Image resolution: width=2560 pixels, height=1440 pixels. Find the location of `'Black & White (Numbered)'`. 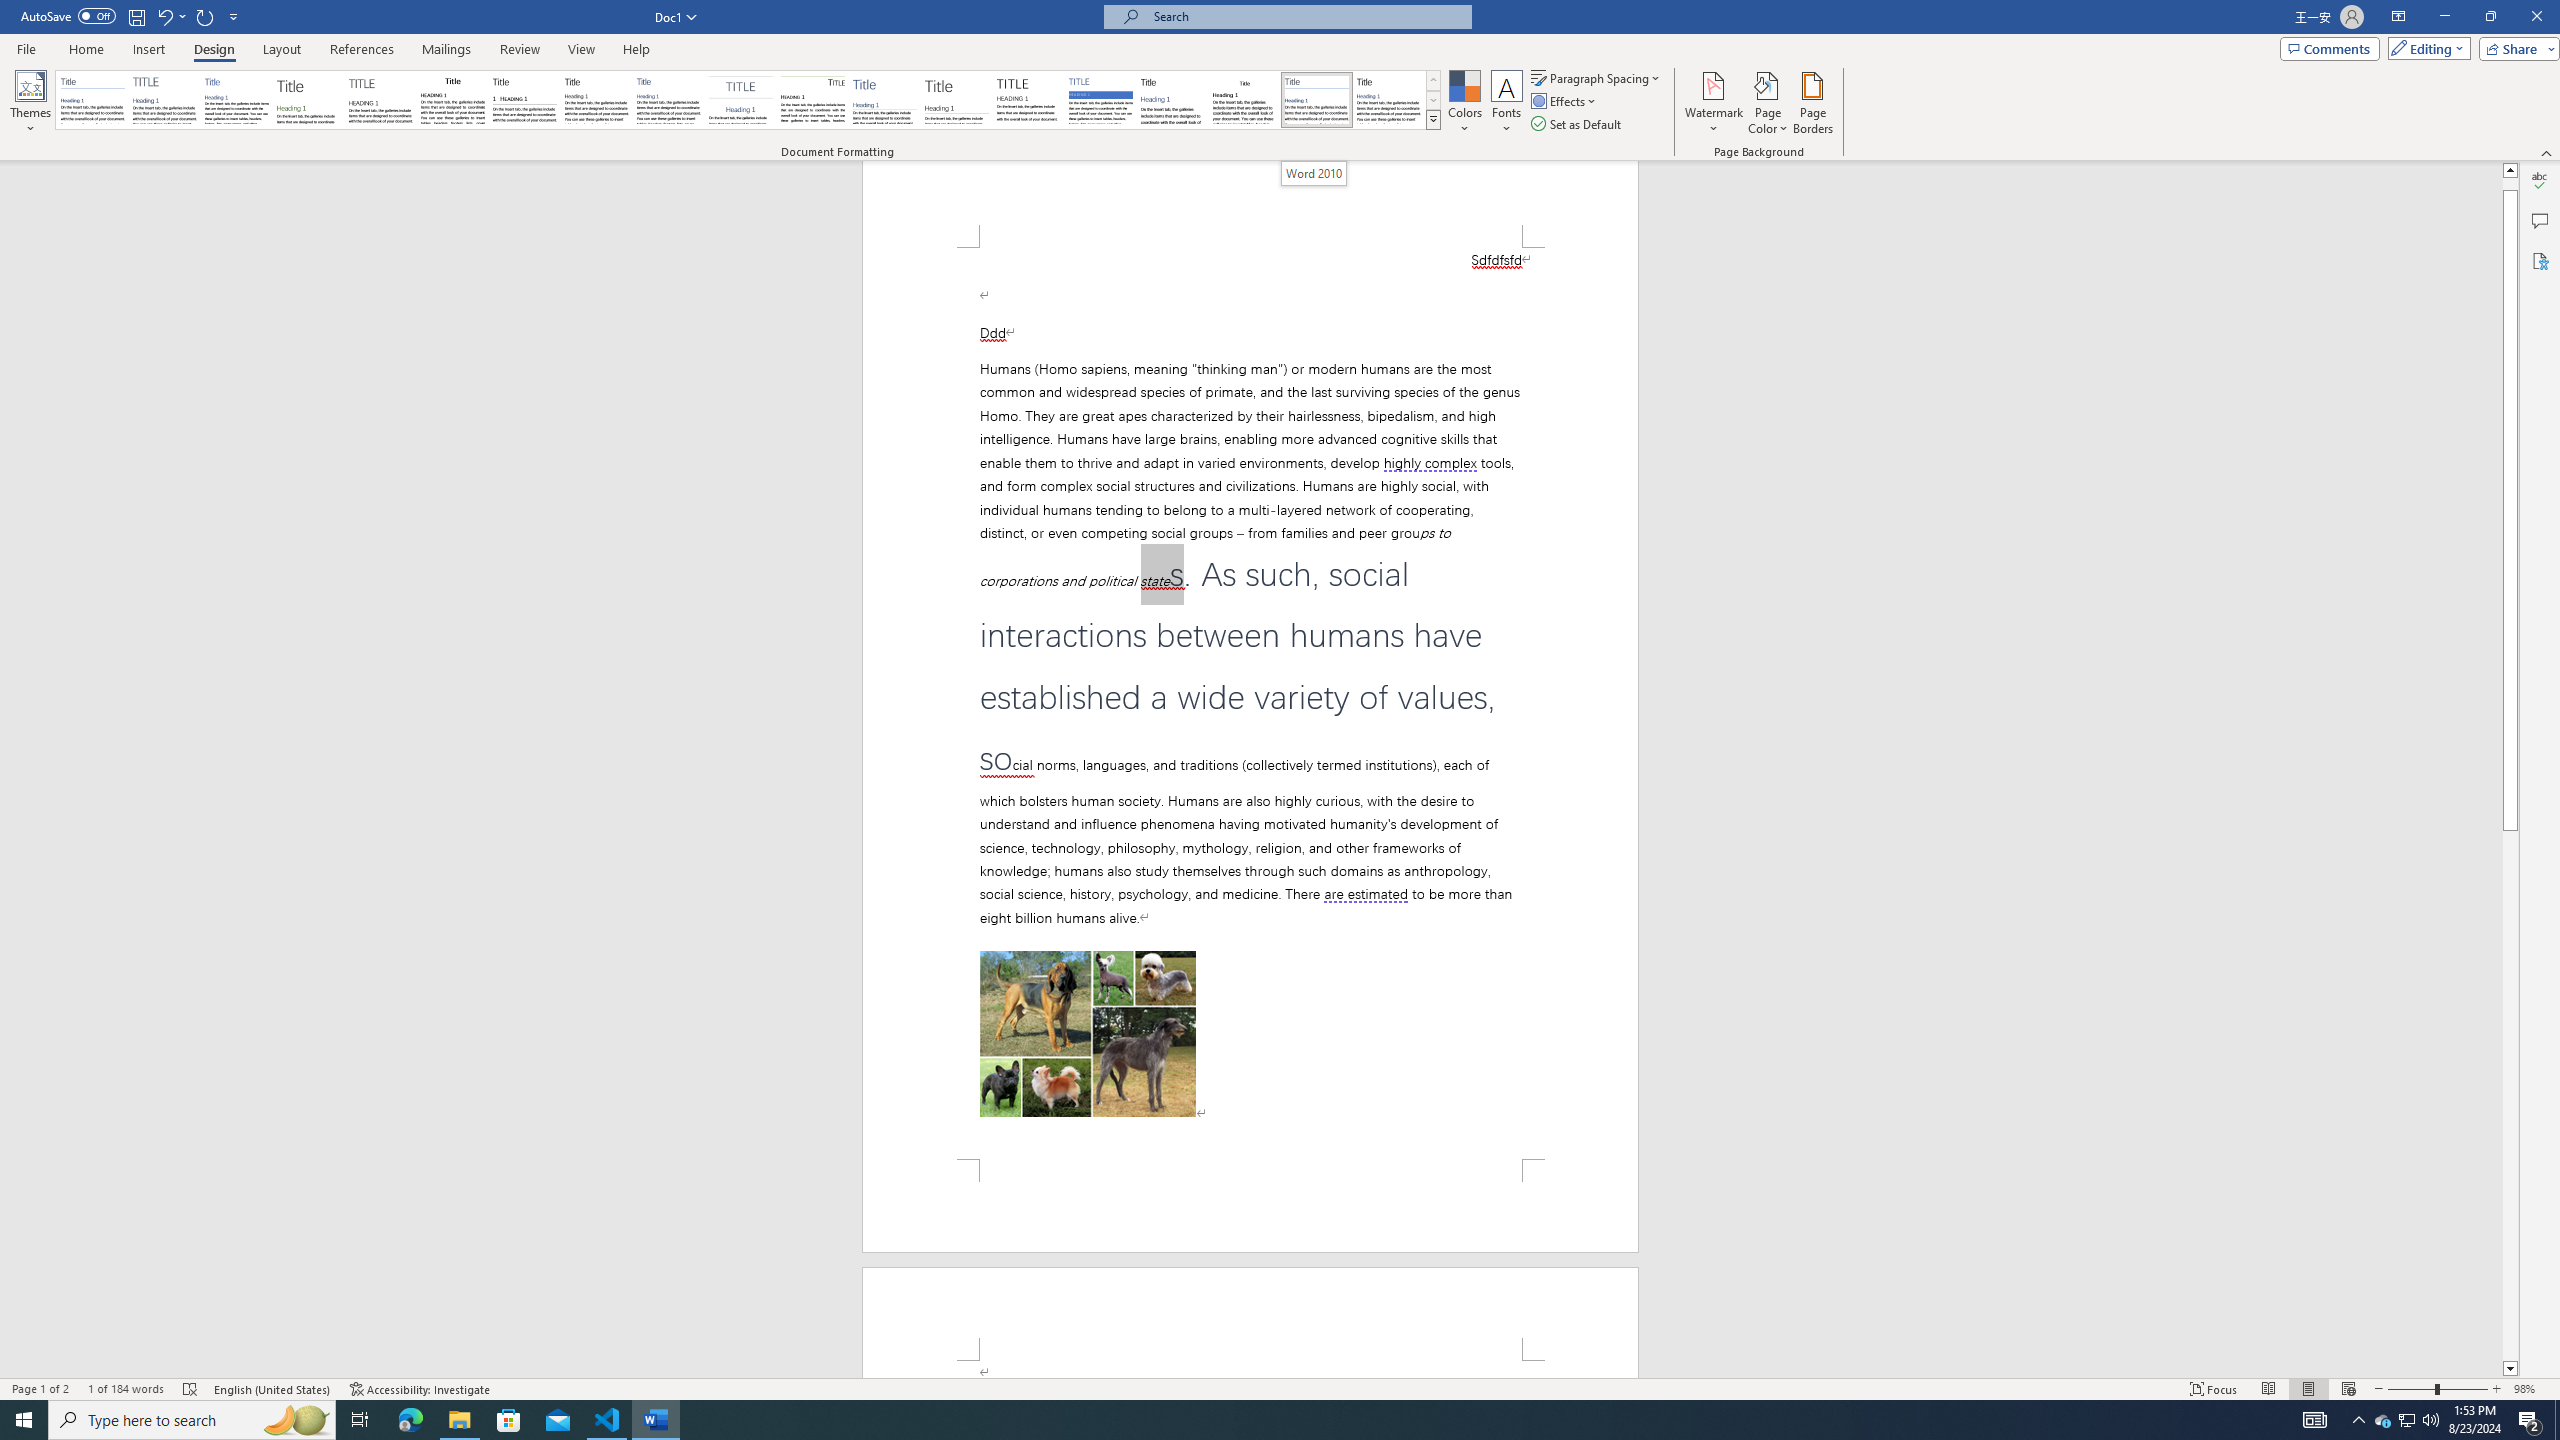

'Black & White (Numbered)' is located at coordinates (523, 99).